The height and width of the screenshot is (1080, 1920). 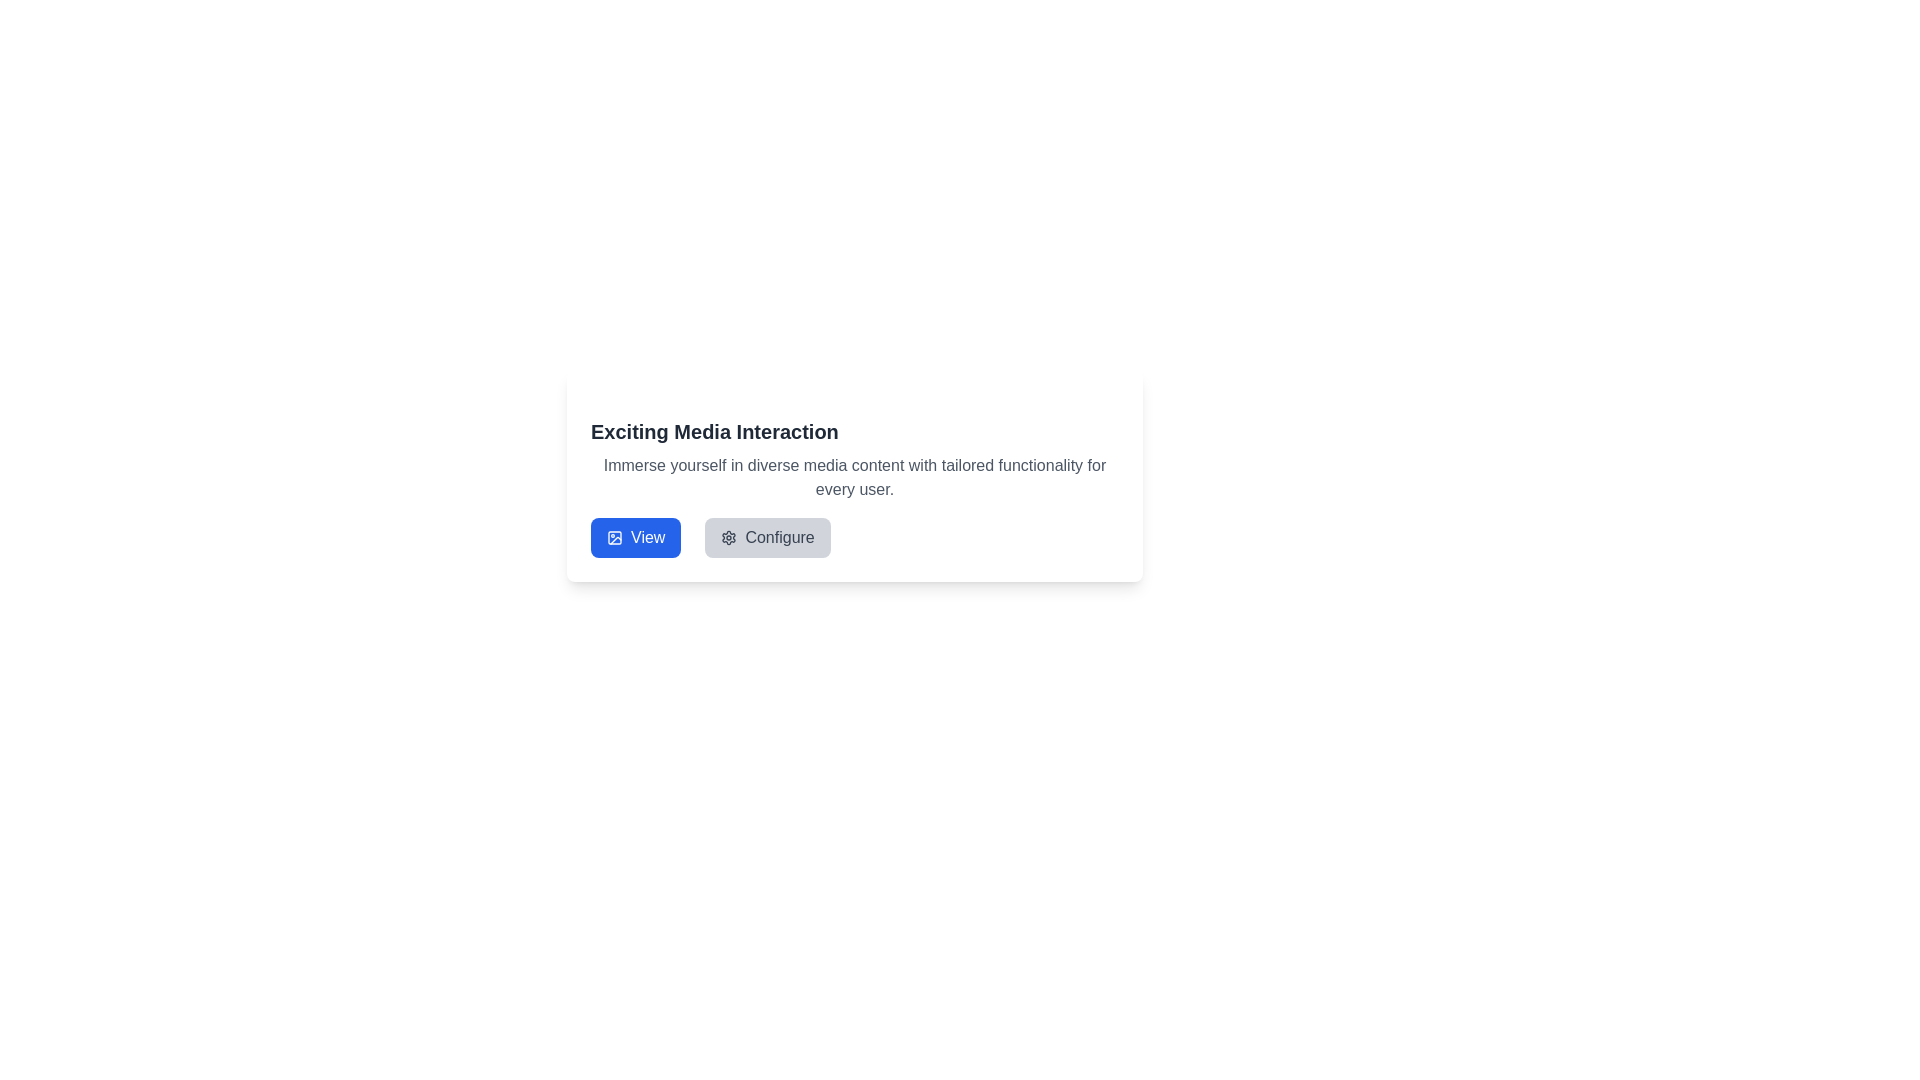 What do you see at coordinates (710, 536) in the screenshot?
I see `the composite UI element consisting of a blue 'View' button and a gray 'Configure' button` at bounding box center [710, 536].